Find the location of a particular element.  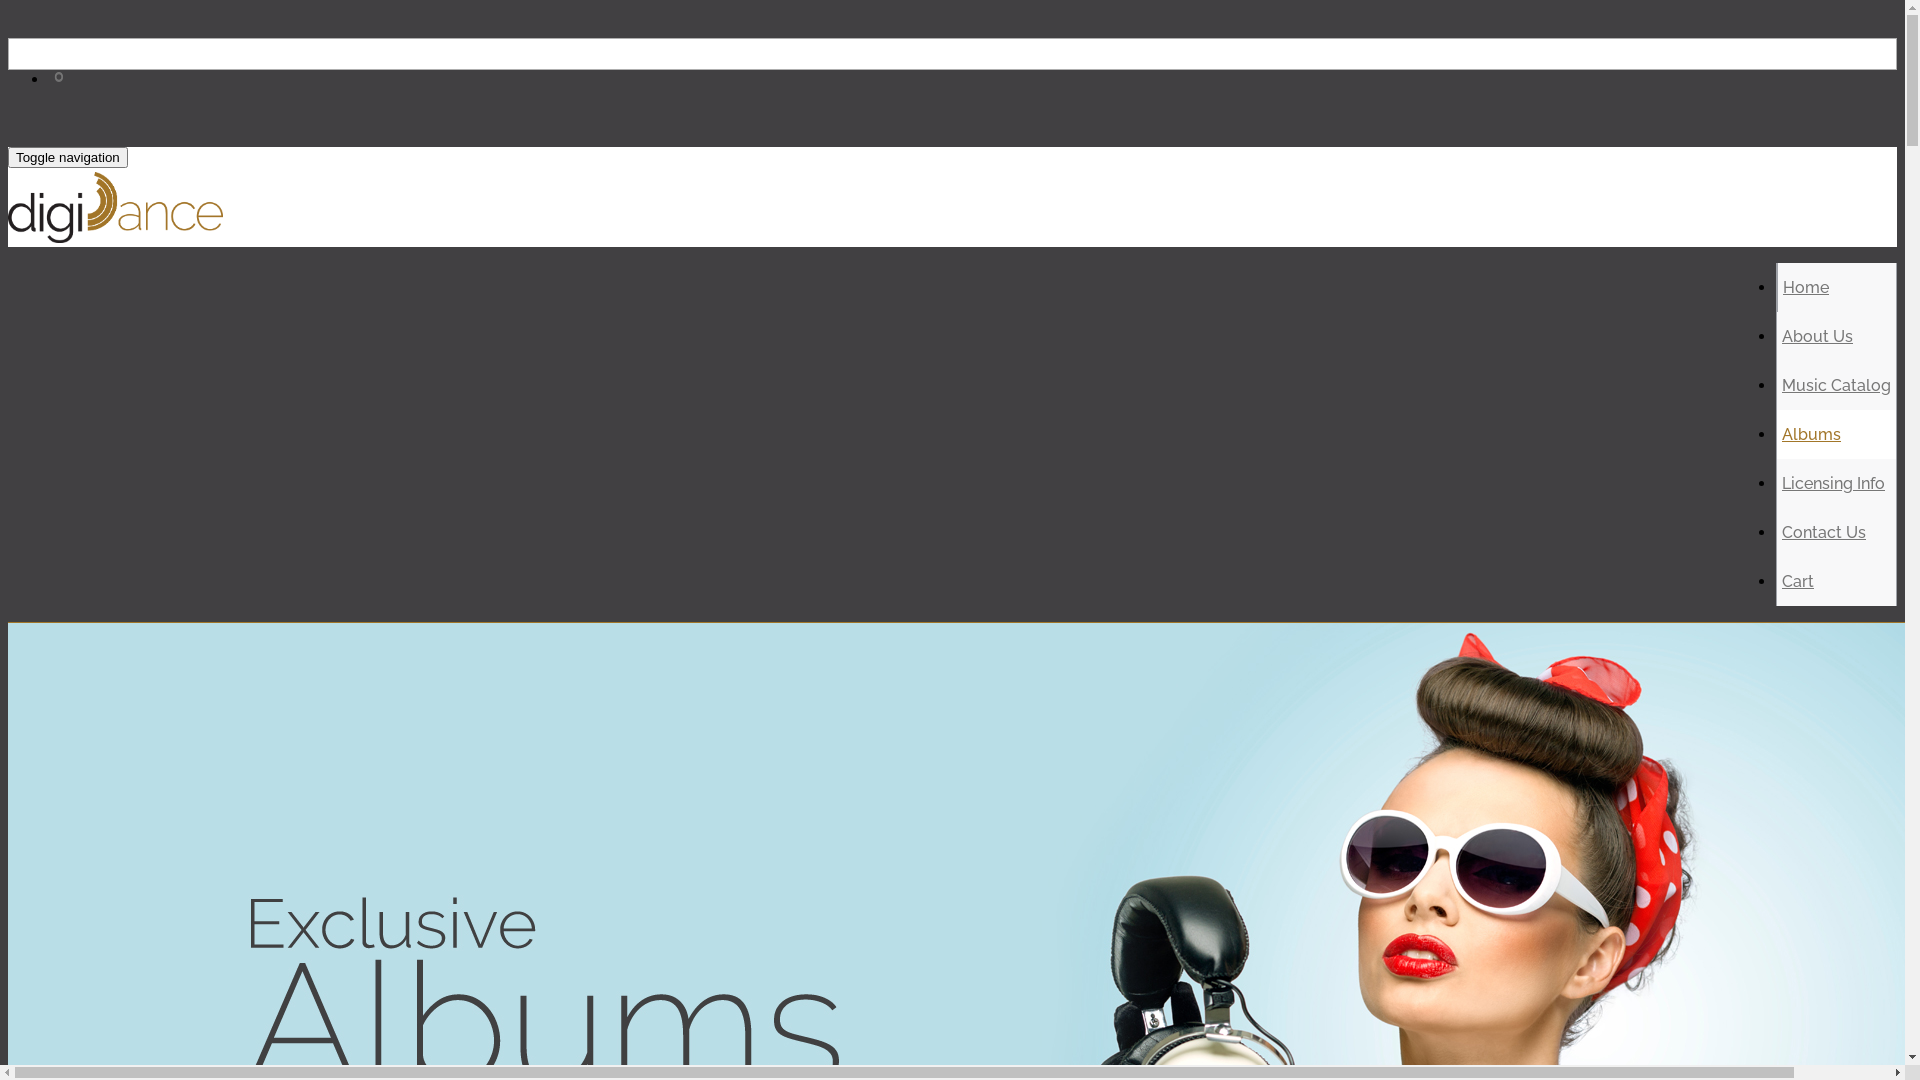

'About Us' is located at coordinates (1817, 335).